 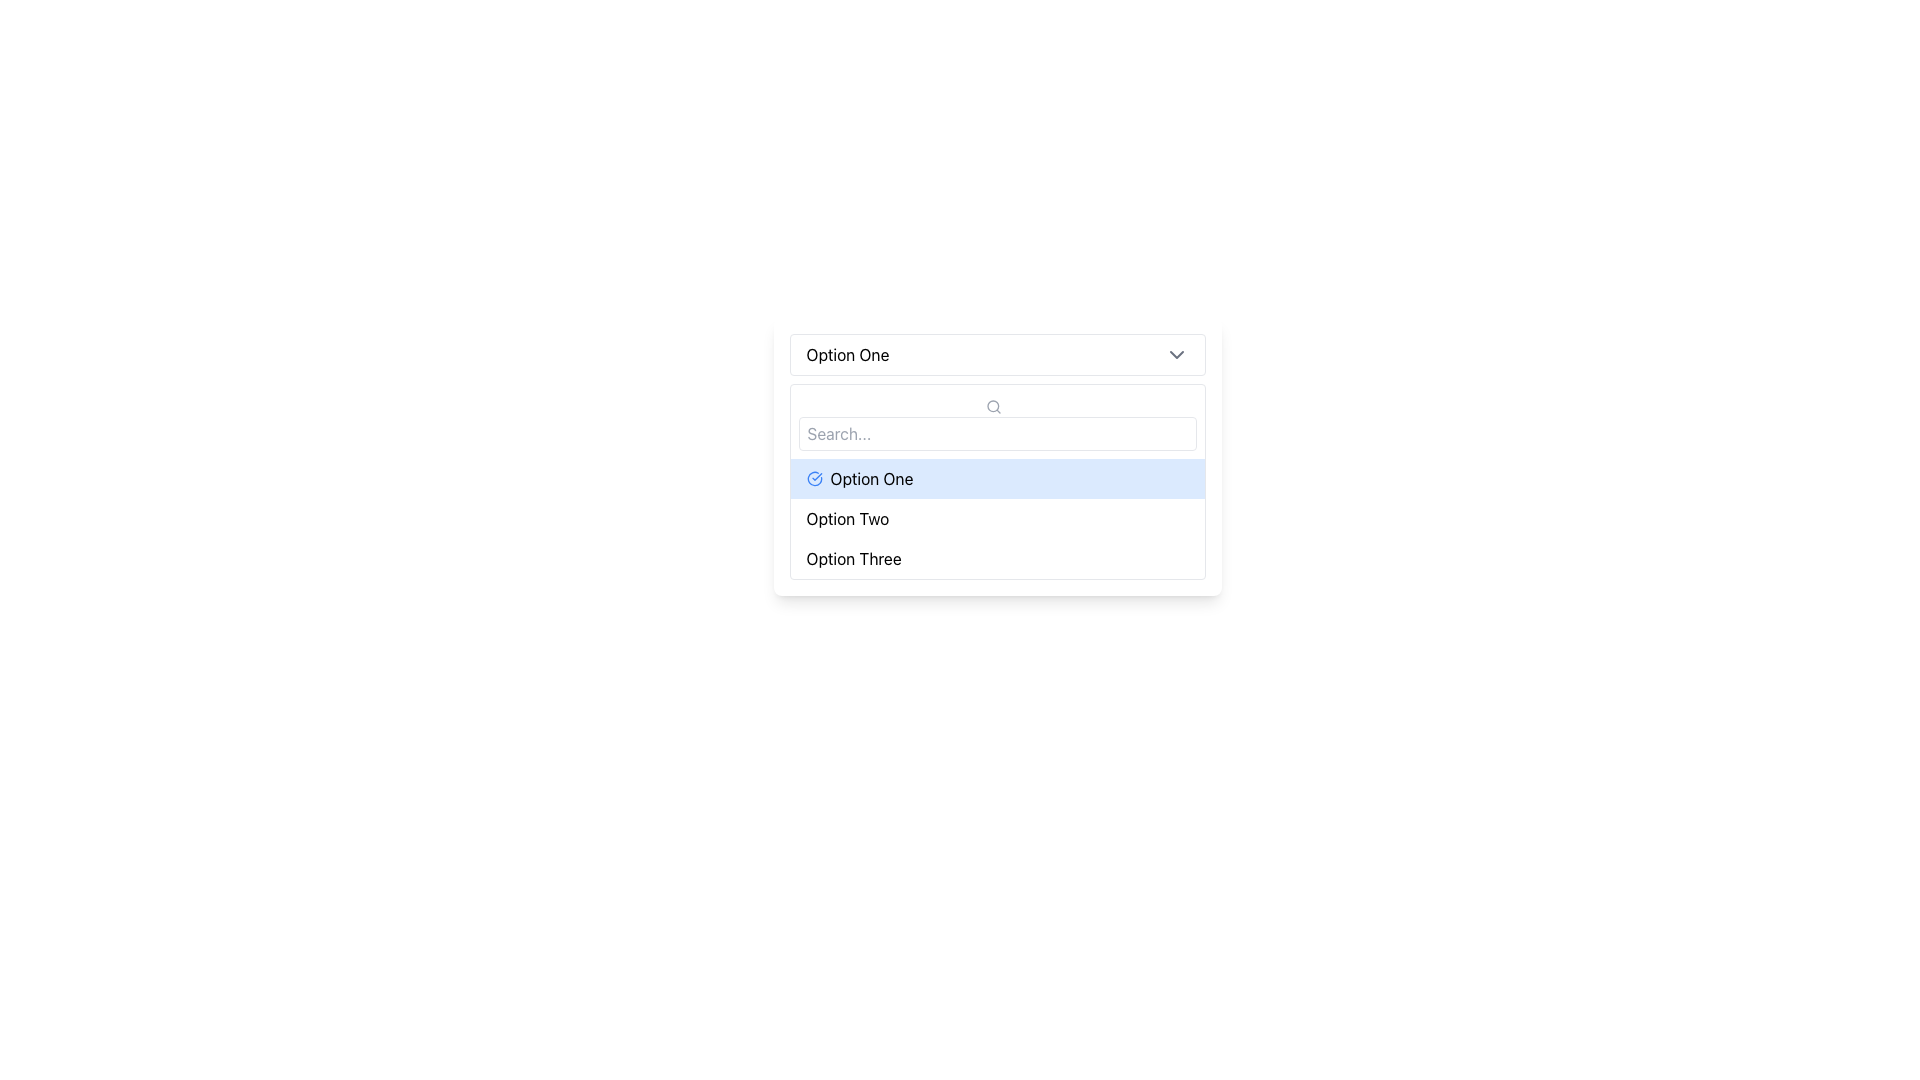 What do you see at coordinates (997, 518) in the screenshot?
I see `the second option in the dropdown menu` at bounding box center [997, 518].